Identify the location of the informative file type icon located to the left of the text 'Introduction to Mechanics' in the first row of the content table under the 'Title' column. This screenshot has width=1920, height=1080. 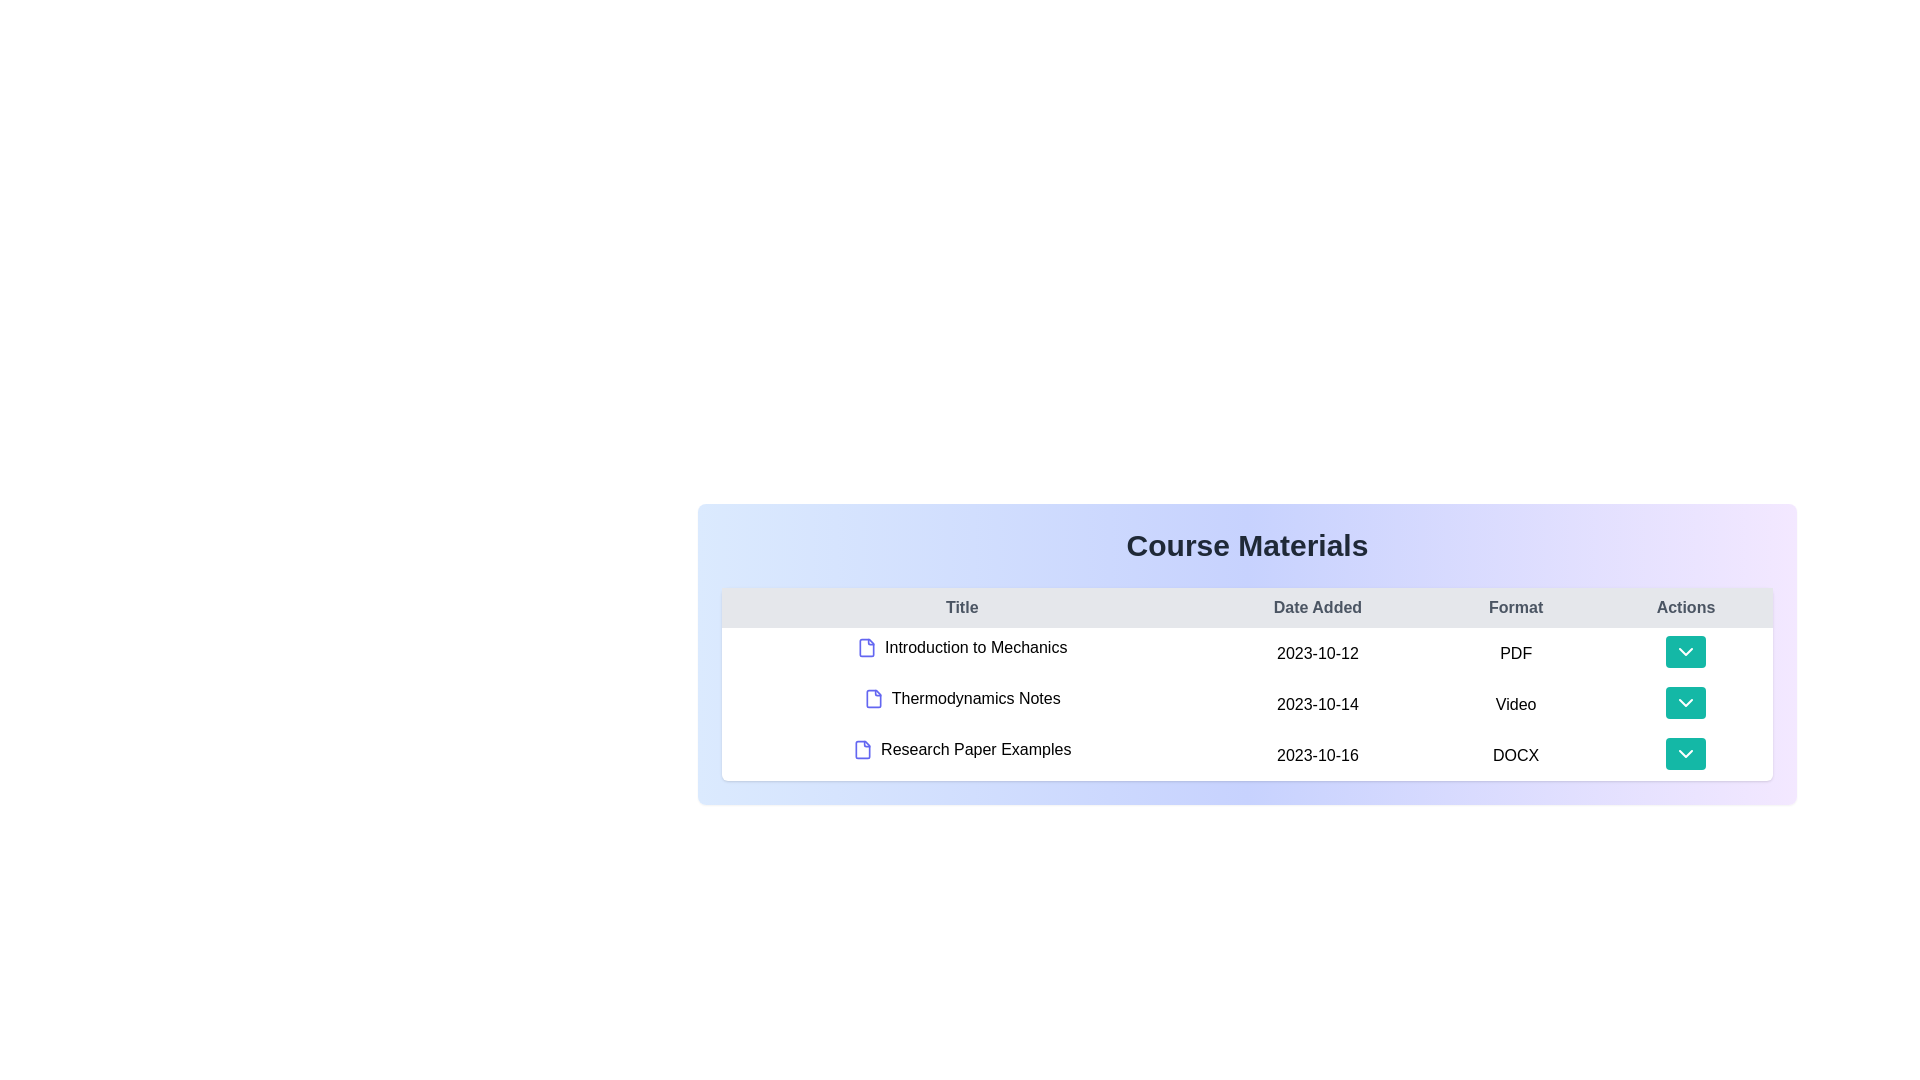
(867, 648).